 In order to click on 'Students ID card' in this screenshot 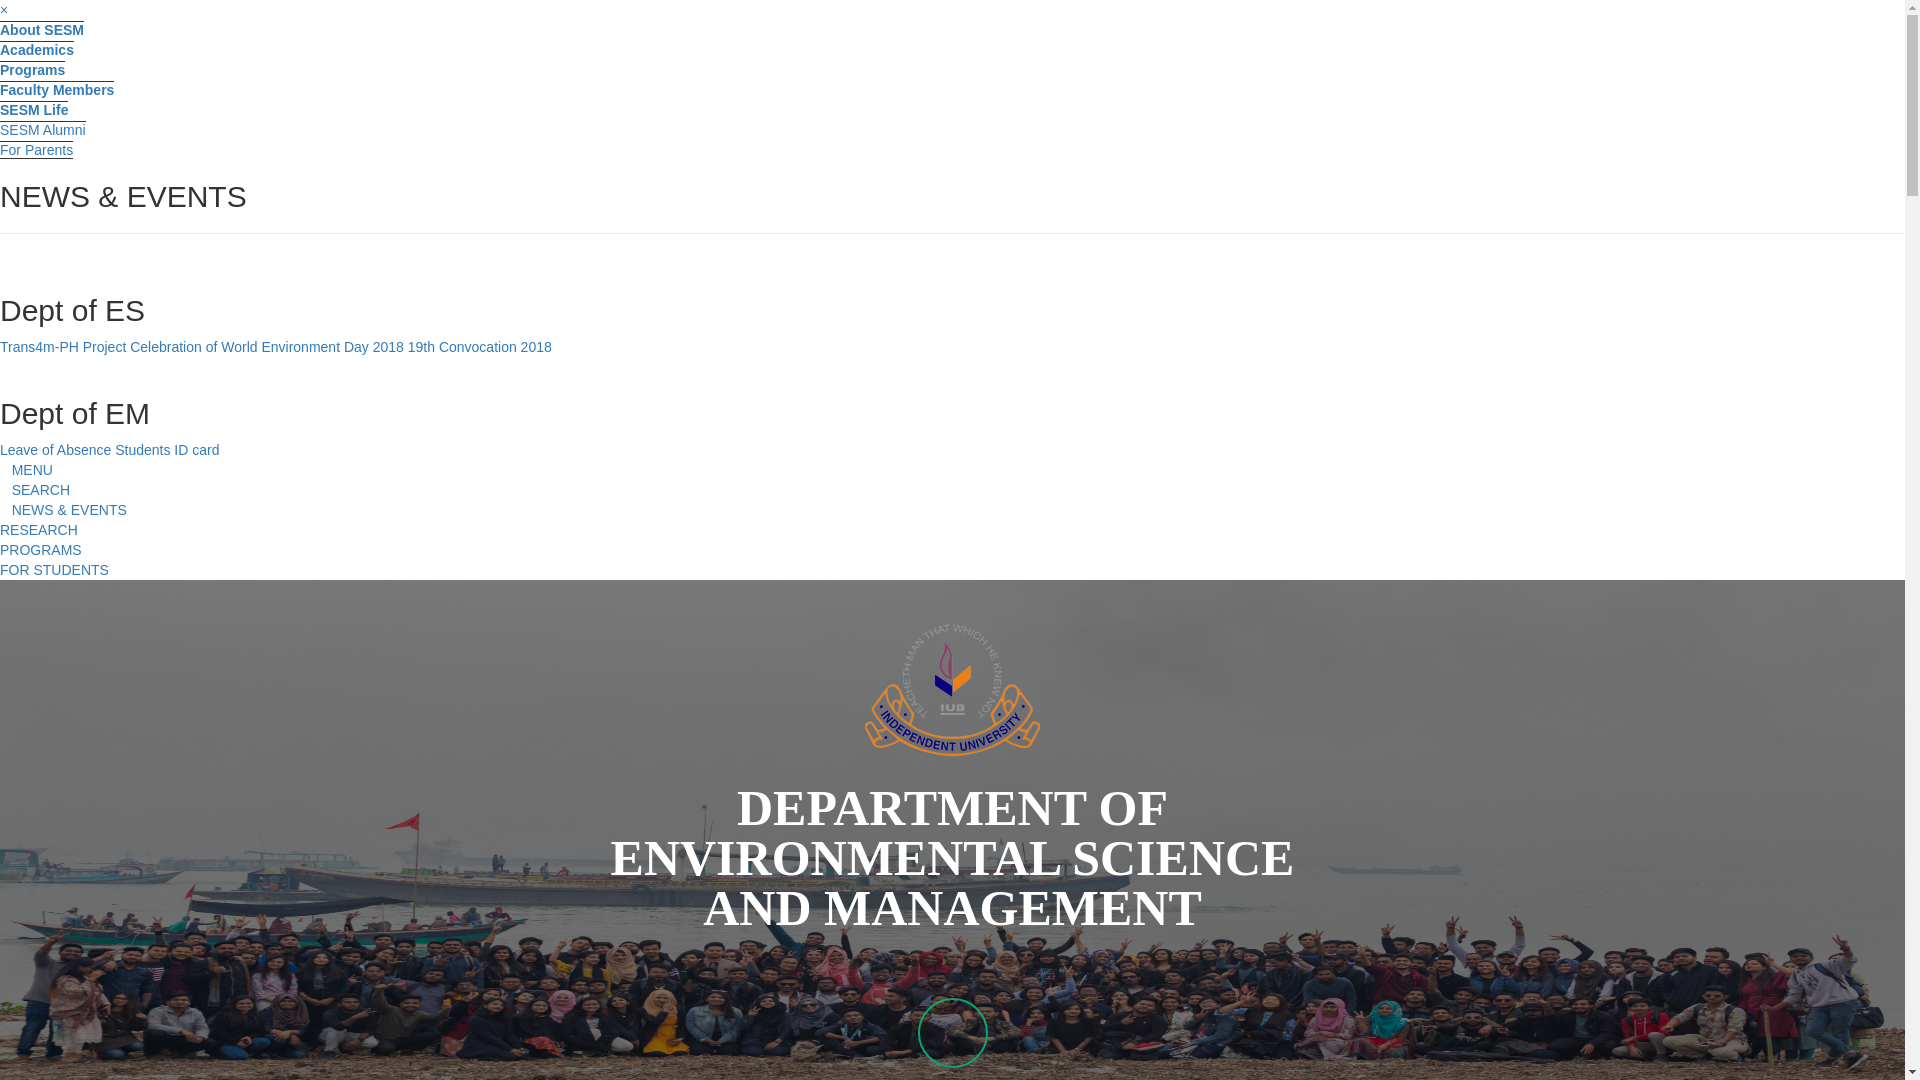, I will do `click(167, 450)`.